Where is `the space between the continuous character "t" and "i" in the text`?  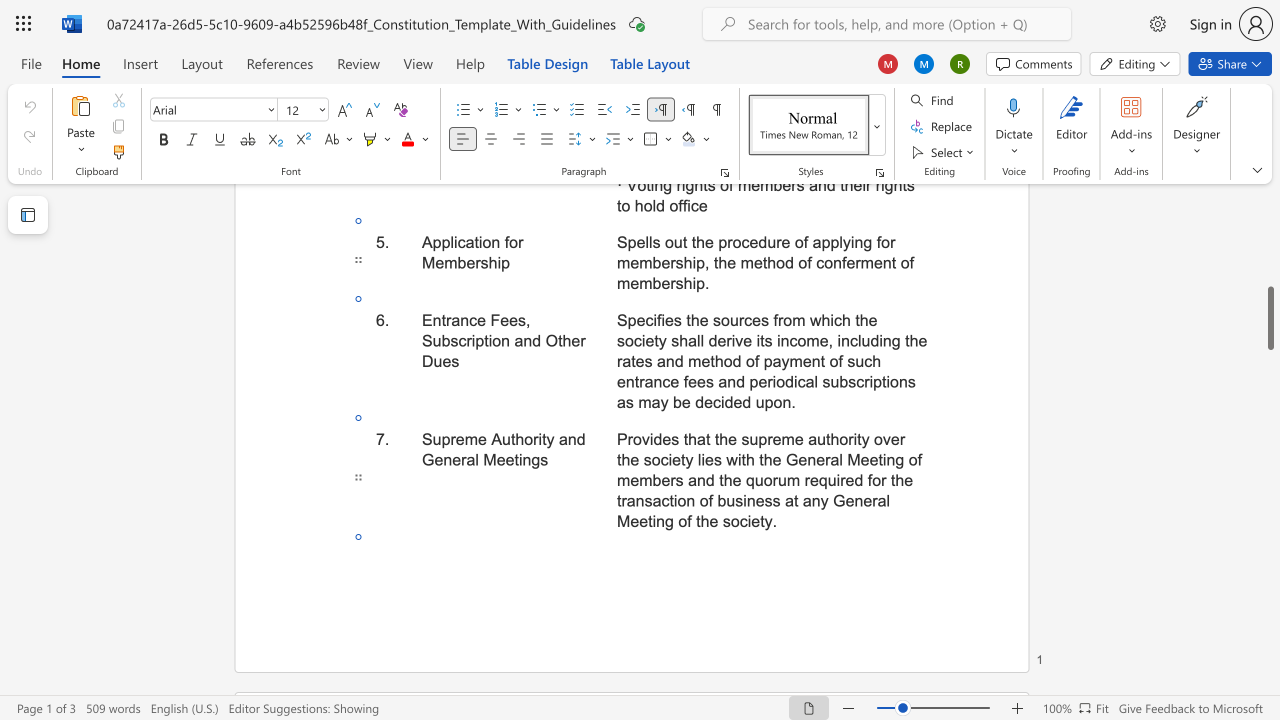 the space between the continuous character "t" and "i" in the text is located at coordinates (518, 460).